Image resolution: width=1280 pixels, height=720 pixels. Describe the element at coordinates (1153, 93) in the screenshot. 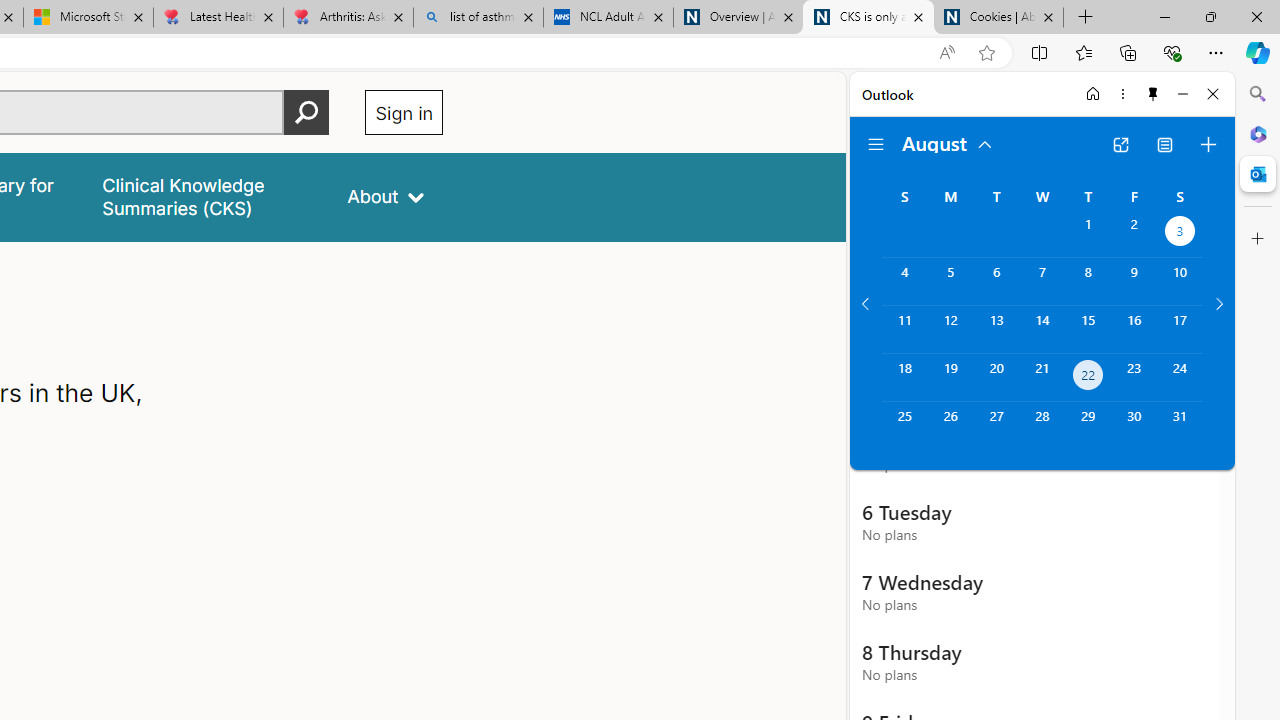

I see `'Unpin side pane'` at that location.